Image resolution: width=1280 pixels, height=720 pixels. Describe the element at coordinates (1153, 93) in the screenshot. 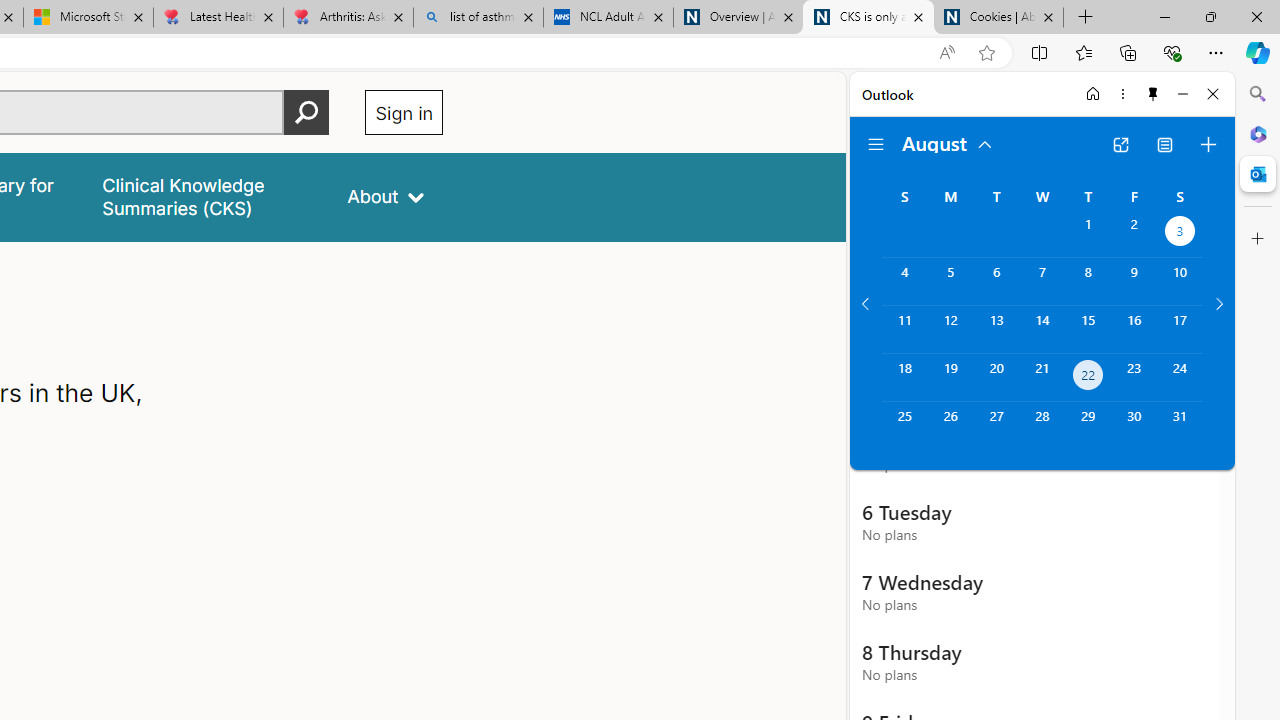

I see `'Unpin side pane'` at that location.